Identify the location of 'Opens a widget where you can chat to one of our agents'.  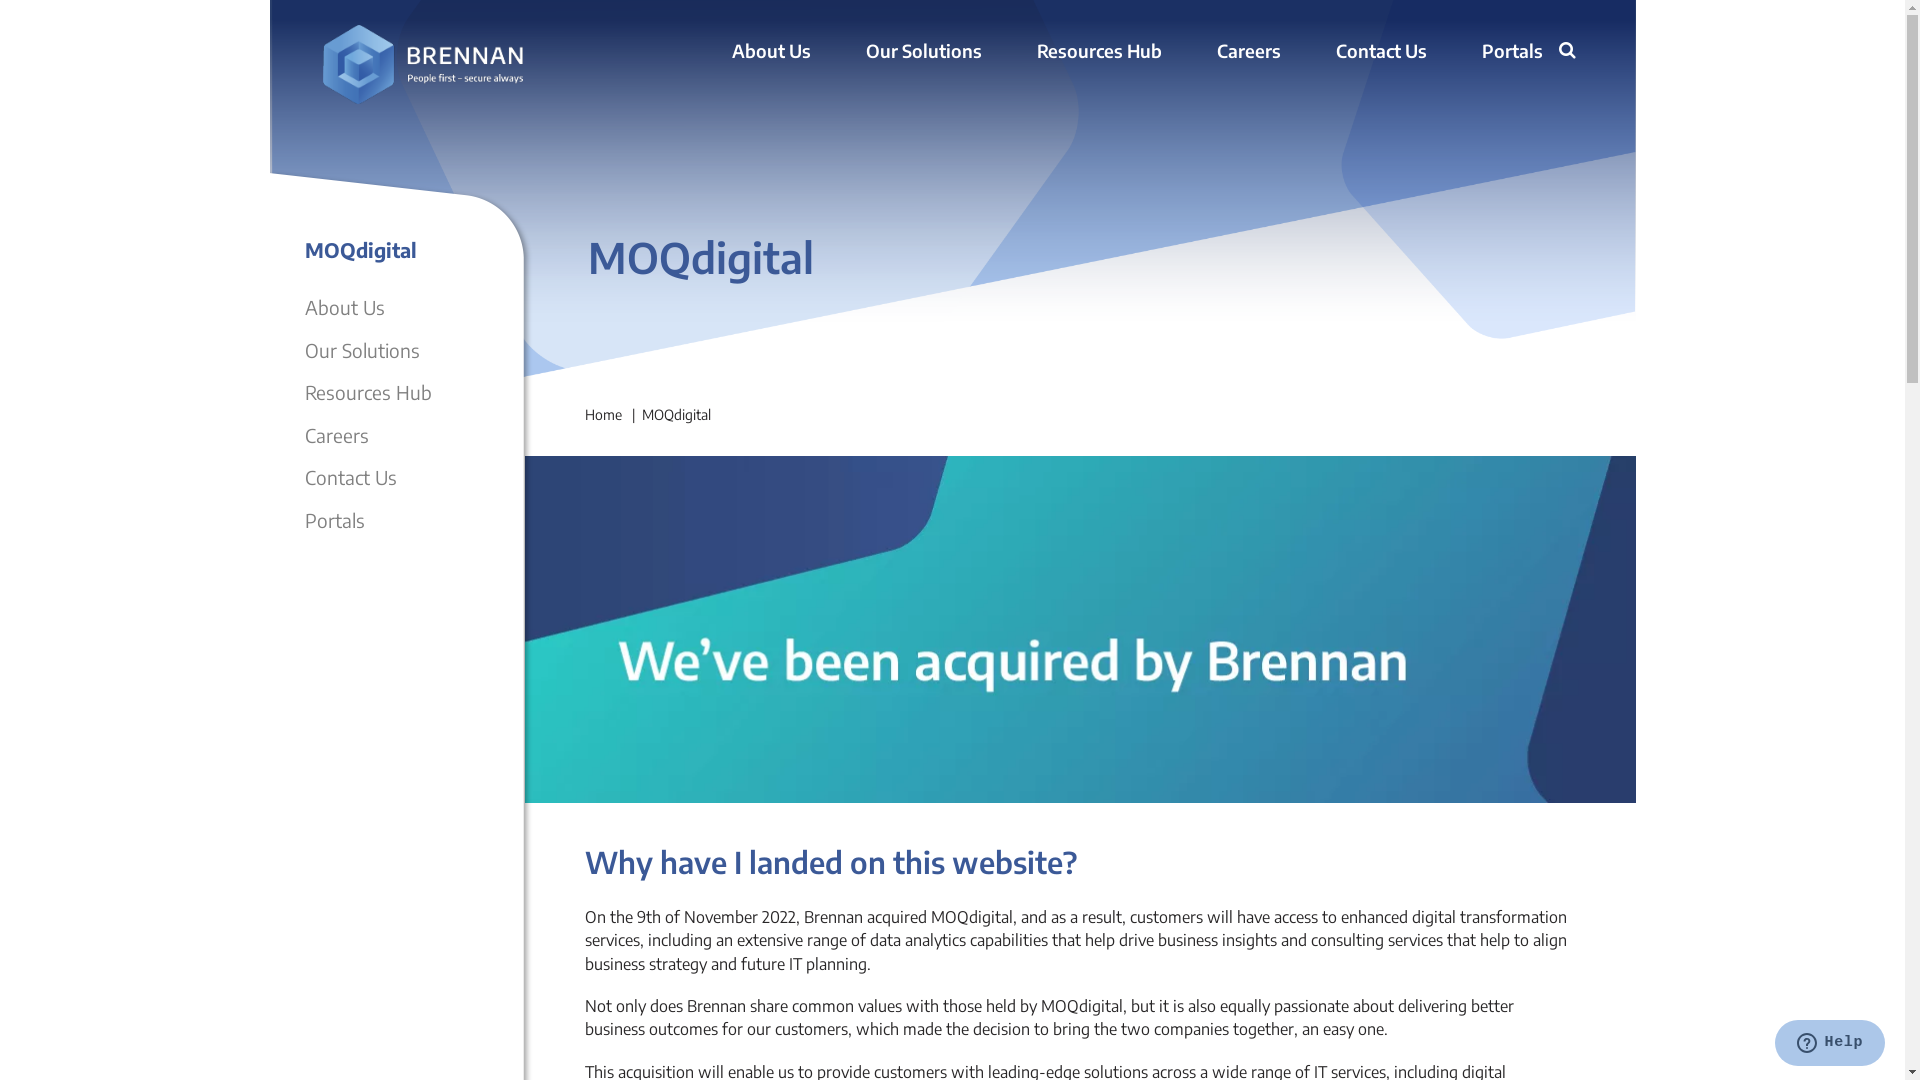
(1829, 1044).